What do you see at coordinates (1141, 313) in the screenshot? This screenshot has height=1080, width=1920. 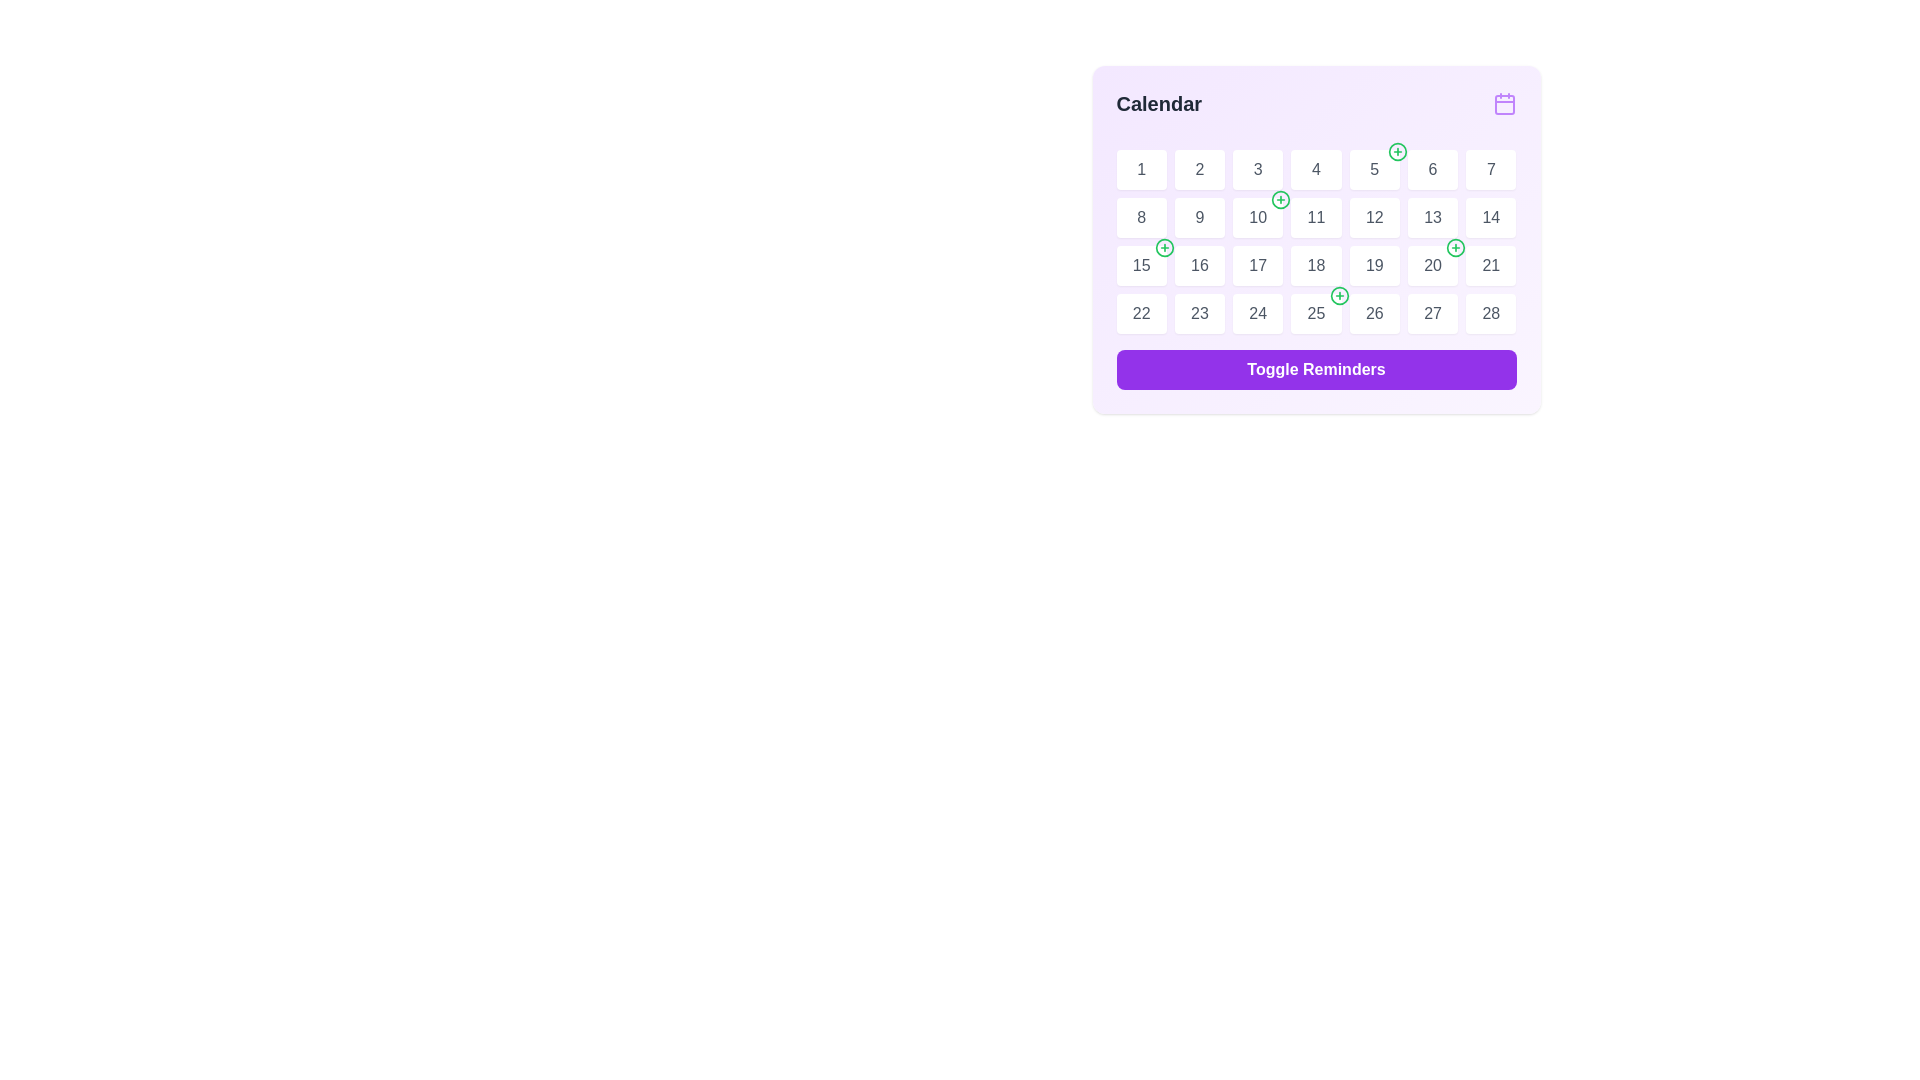 I see `the calendar cell displaying the number '22'` at bounding box center [1141, 313].